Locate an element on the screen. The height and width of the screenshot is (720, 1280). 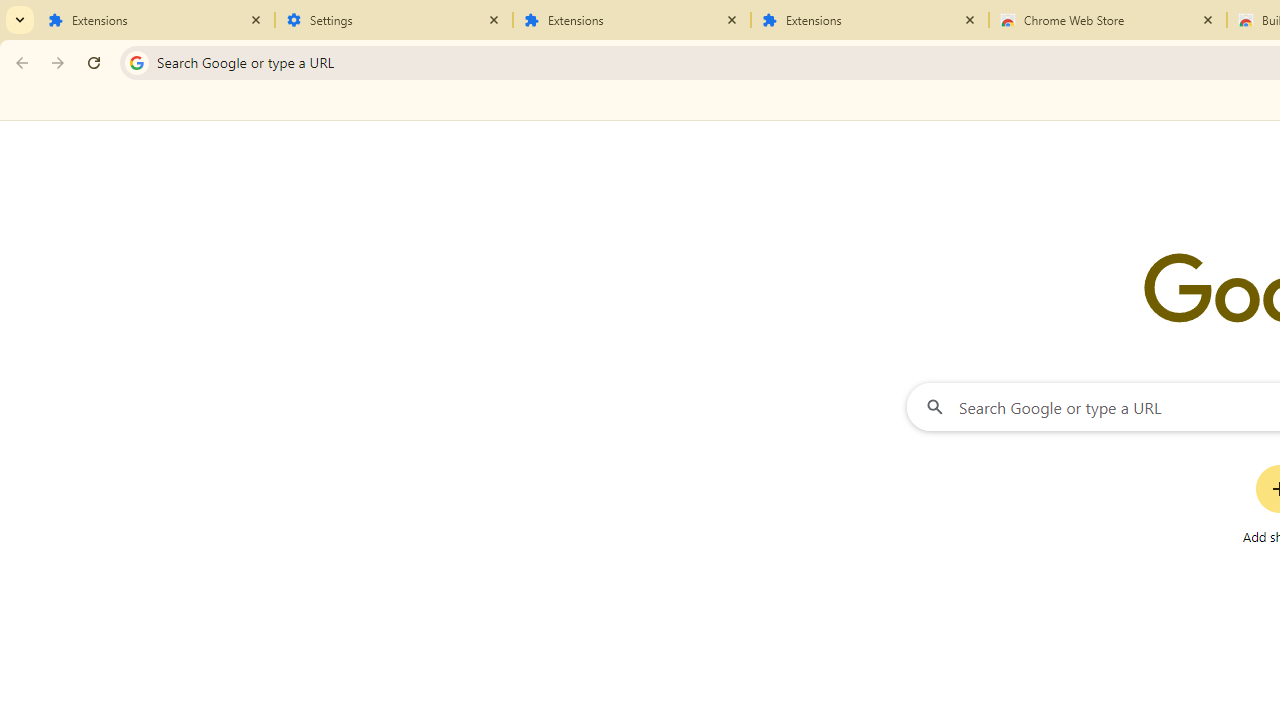
'Extensions' is located at coordinates (155, 20).